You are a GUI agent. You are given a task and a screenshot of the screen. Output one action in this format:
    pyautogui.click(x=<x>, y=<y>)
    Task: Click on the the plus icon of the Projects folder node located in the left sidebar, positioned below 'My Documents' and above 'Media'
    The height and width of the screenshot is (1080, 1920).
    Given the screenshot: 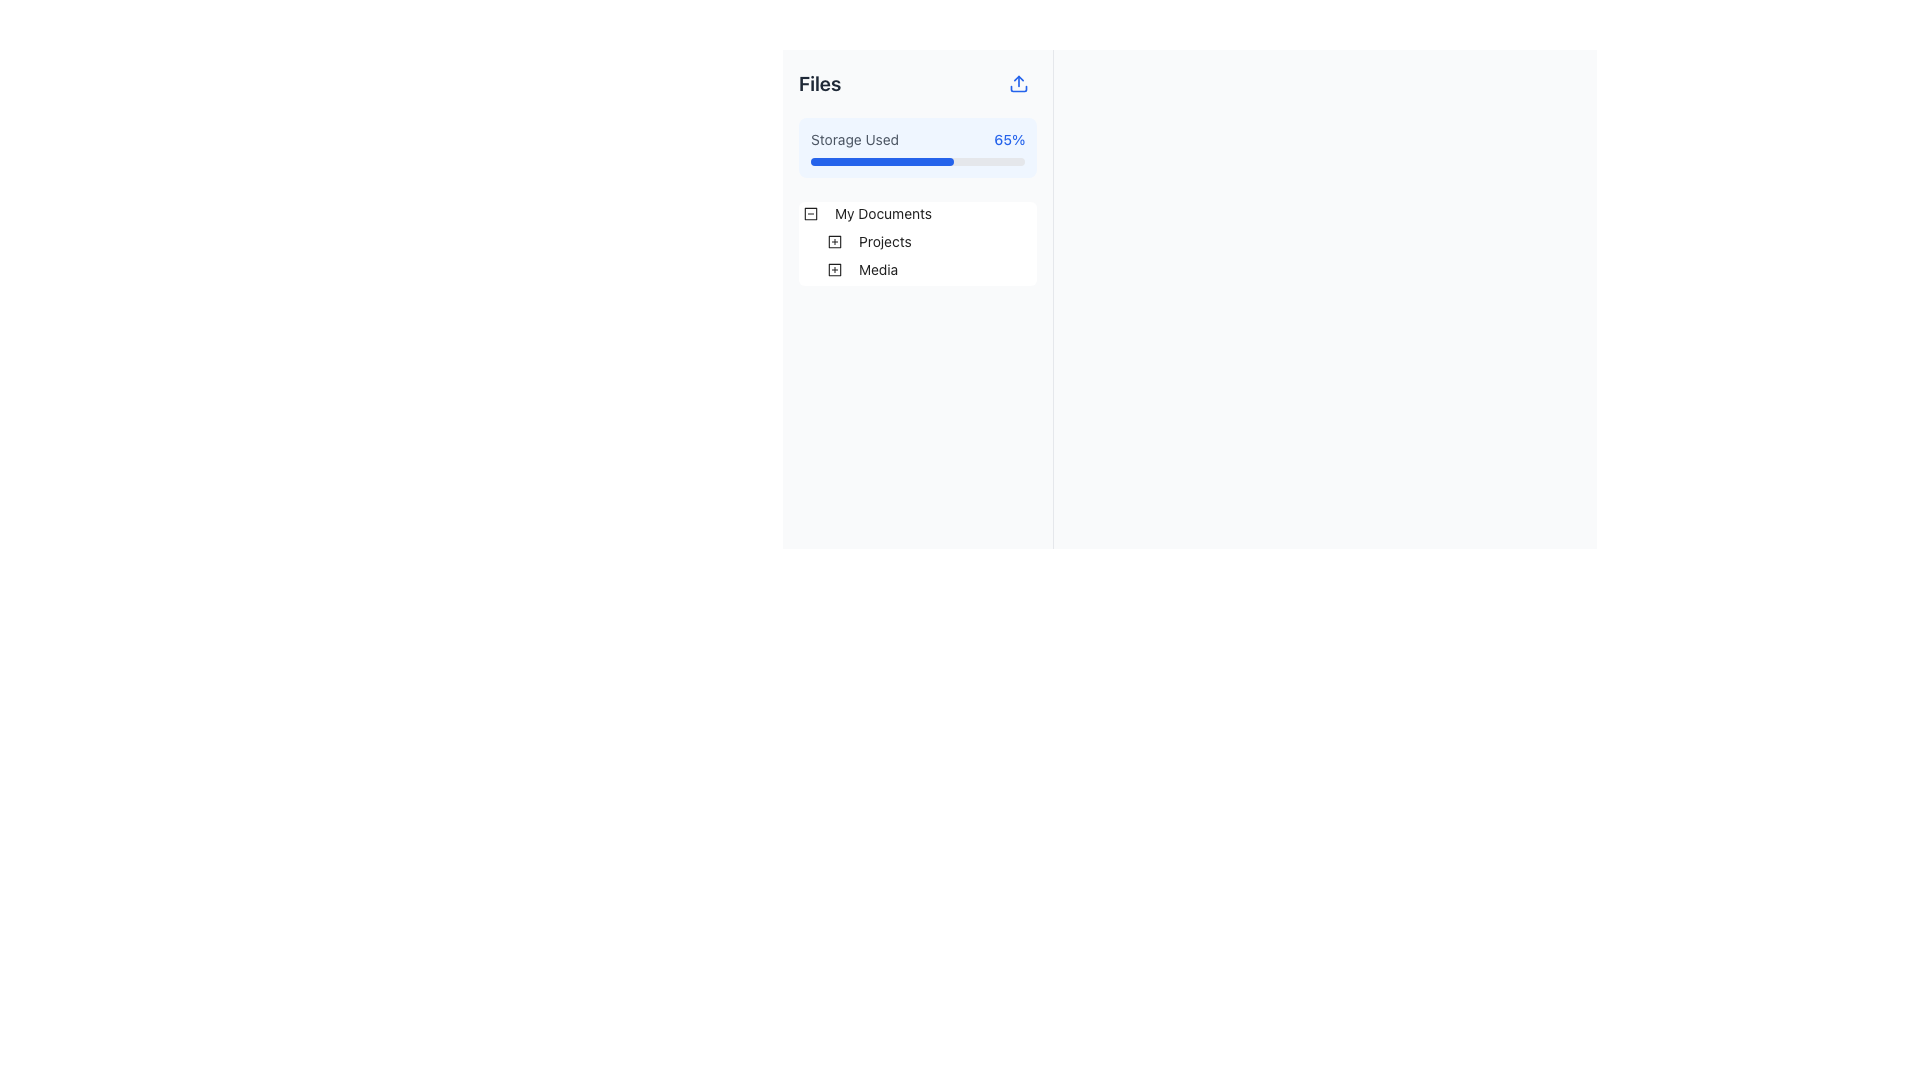 What is the action you would take?
    pyautogui.click(x=859, y=241)
    